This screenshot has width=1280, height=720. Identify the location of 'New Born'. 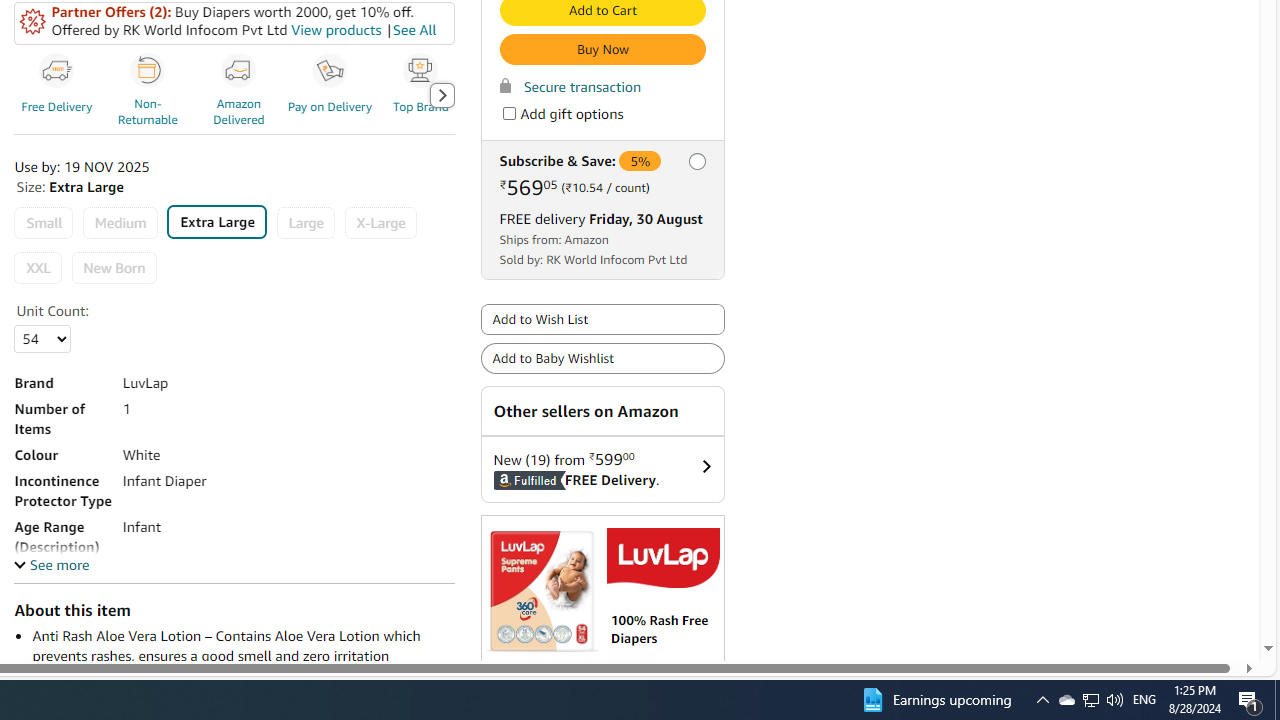
(112, 267).